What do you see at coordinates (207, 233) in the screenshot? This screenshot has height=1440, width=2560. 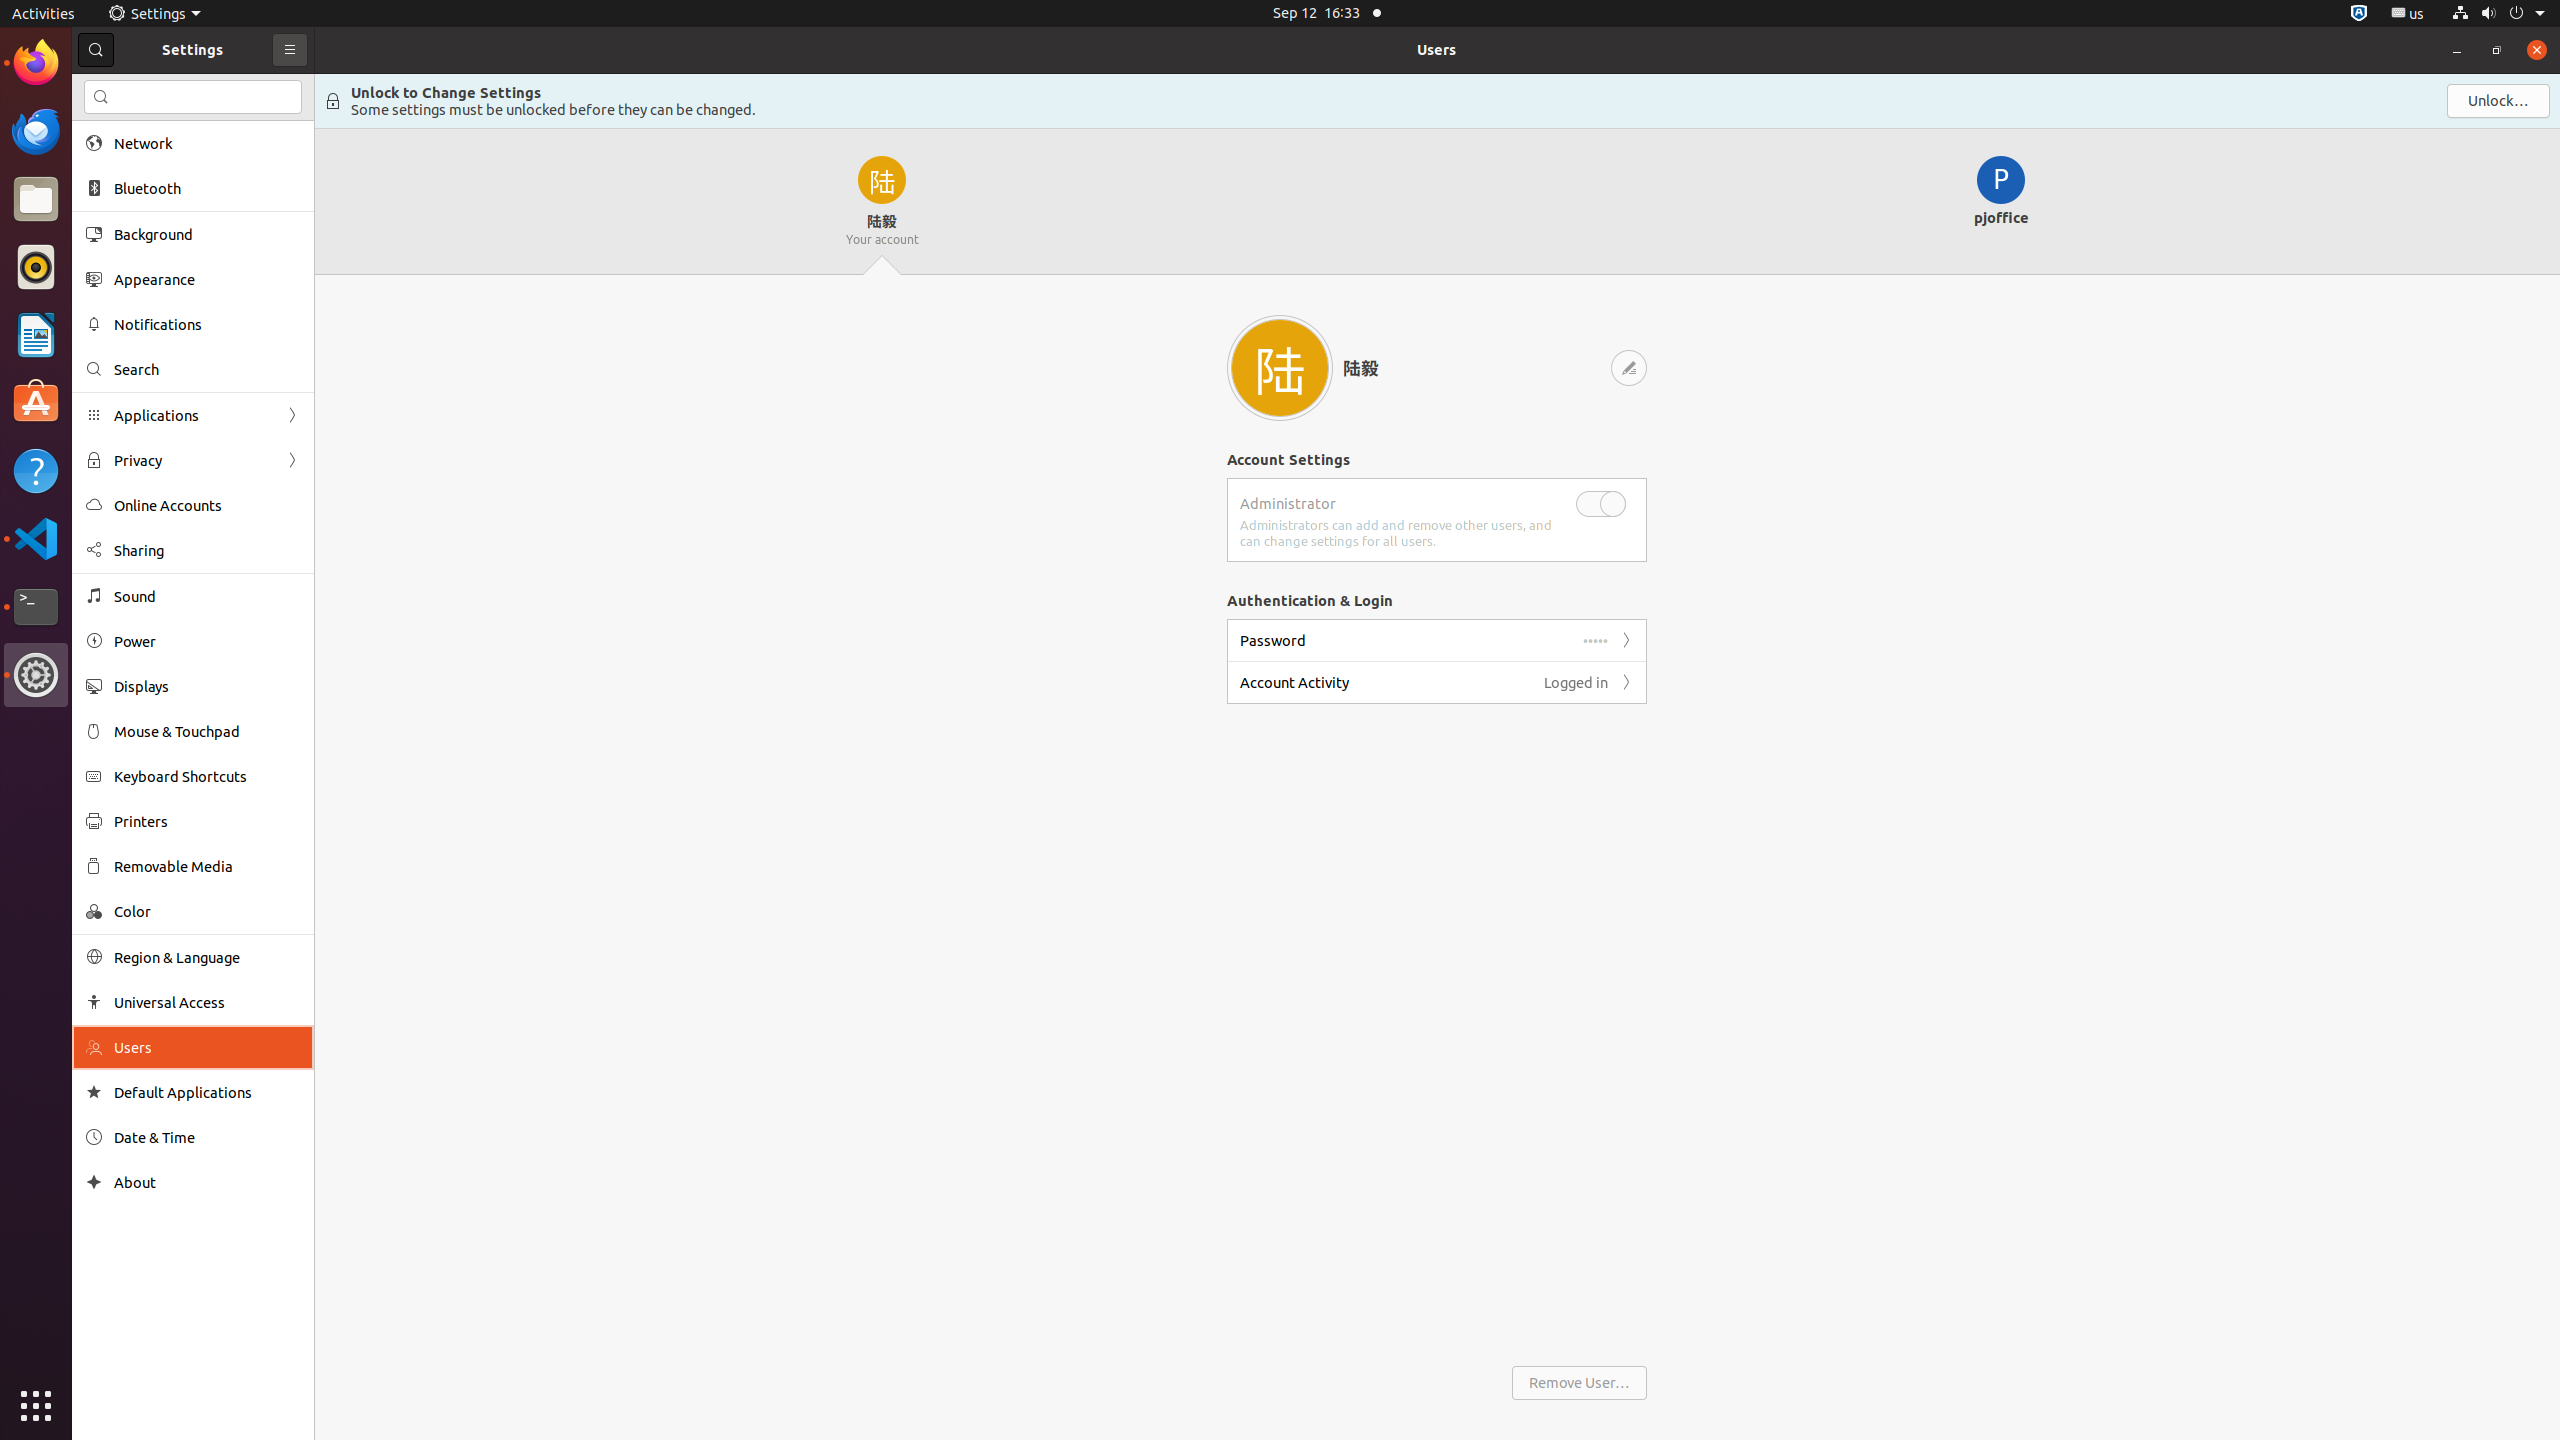 I see `'Background'` at bounding box center [207, 233].